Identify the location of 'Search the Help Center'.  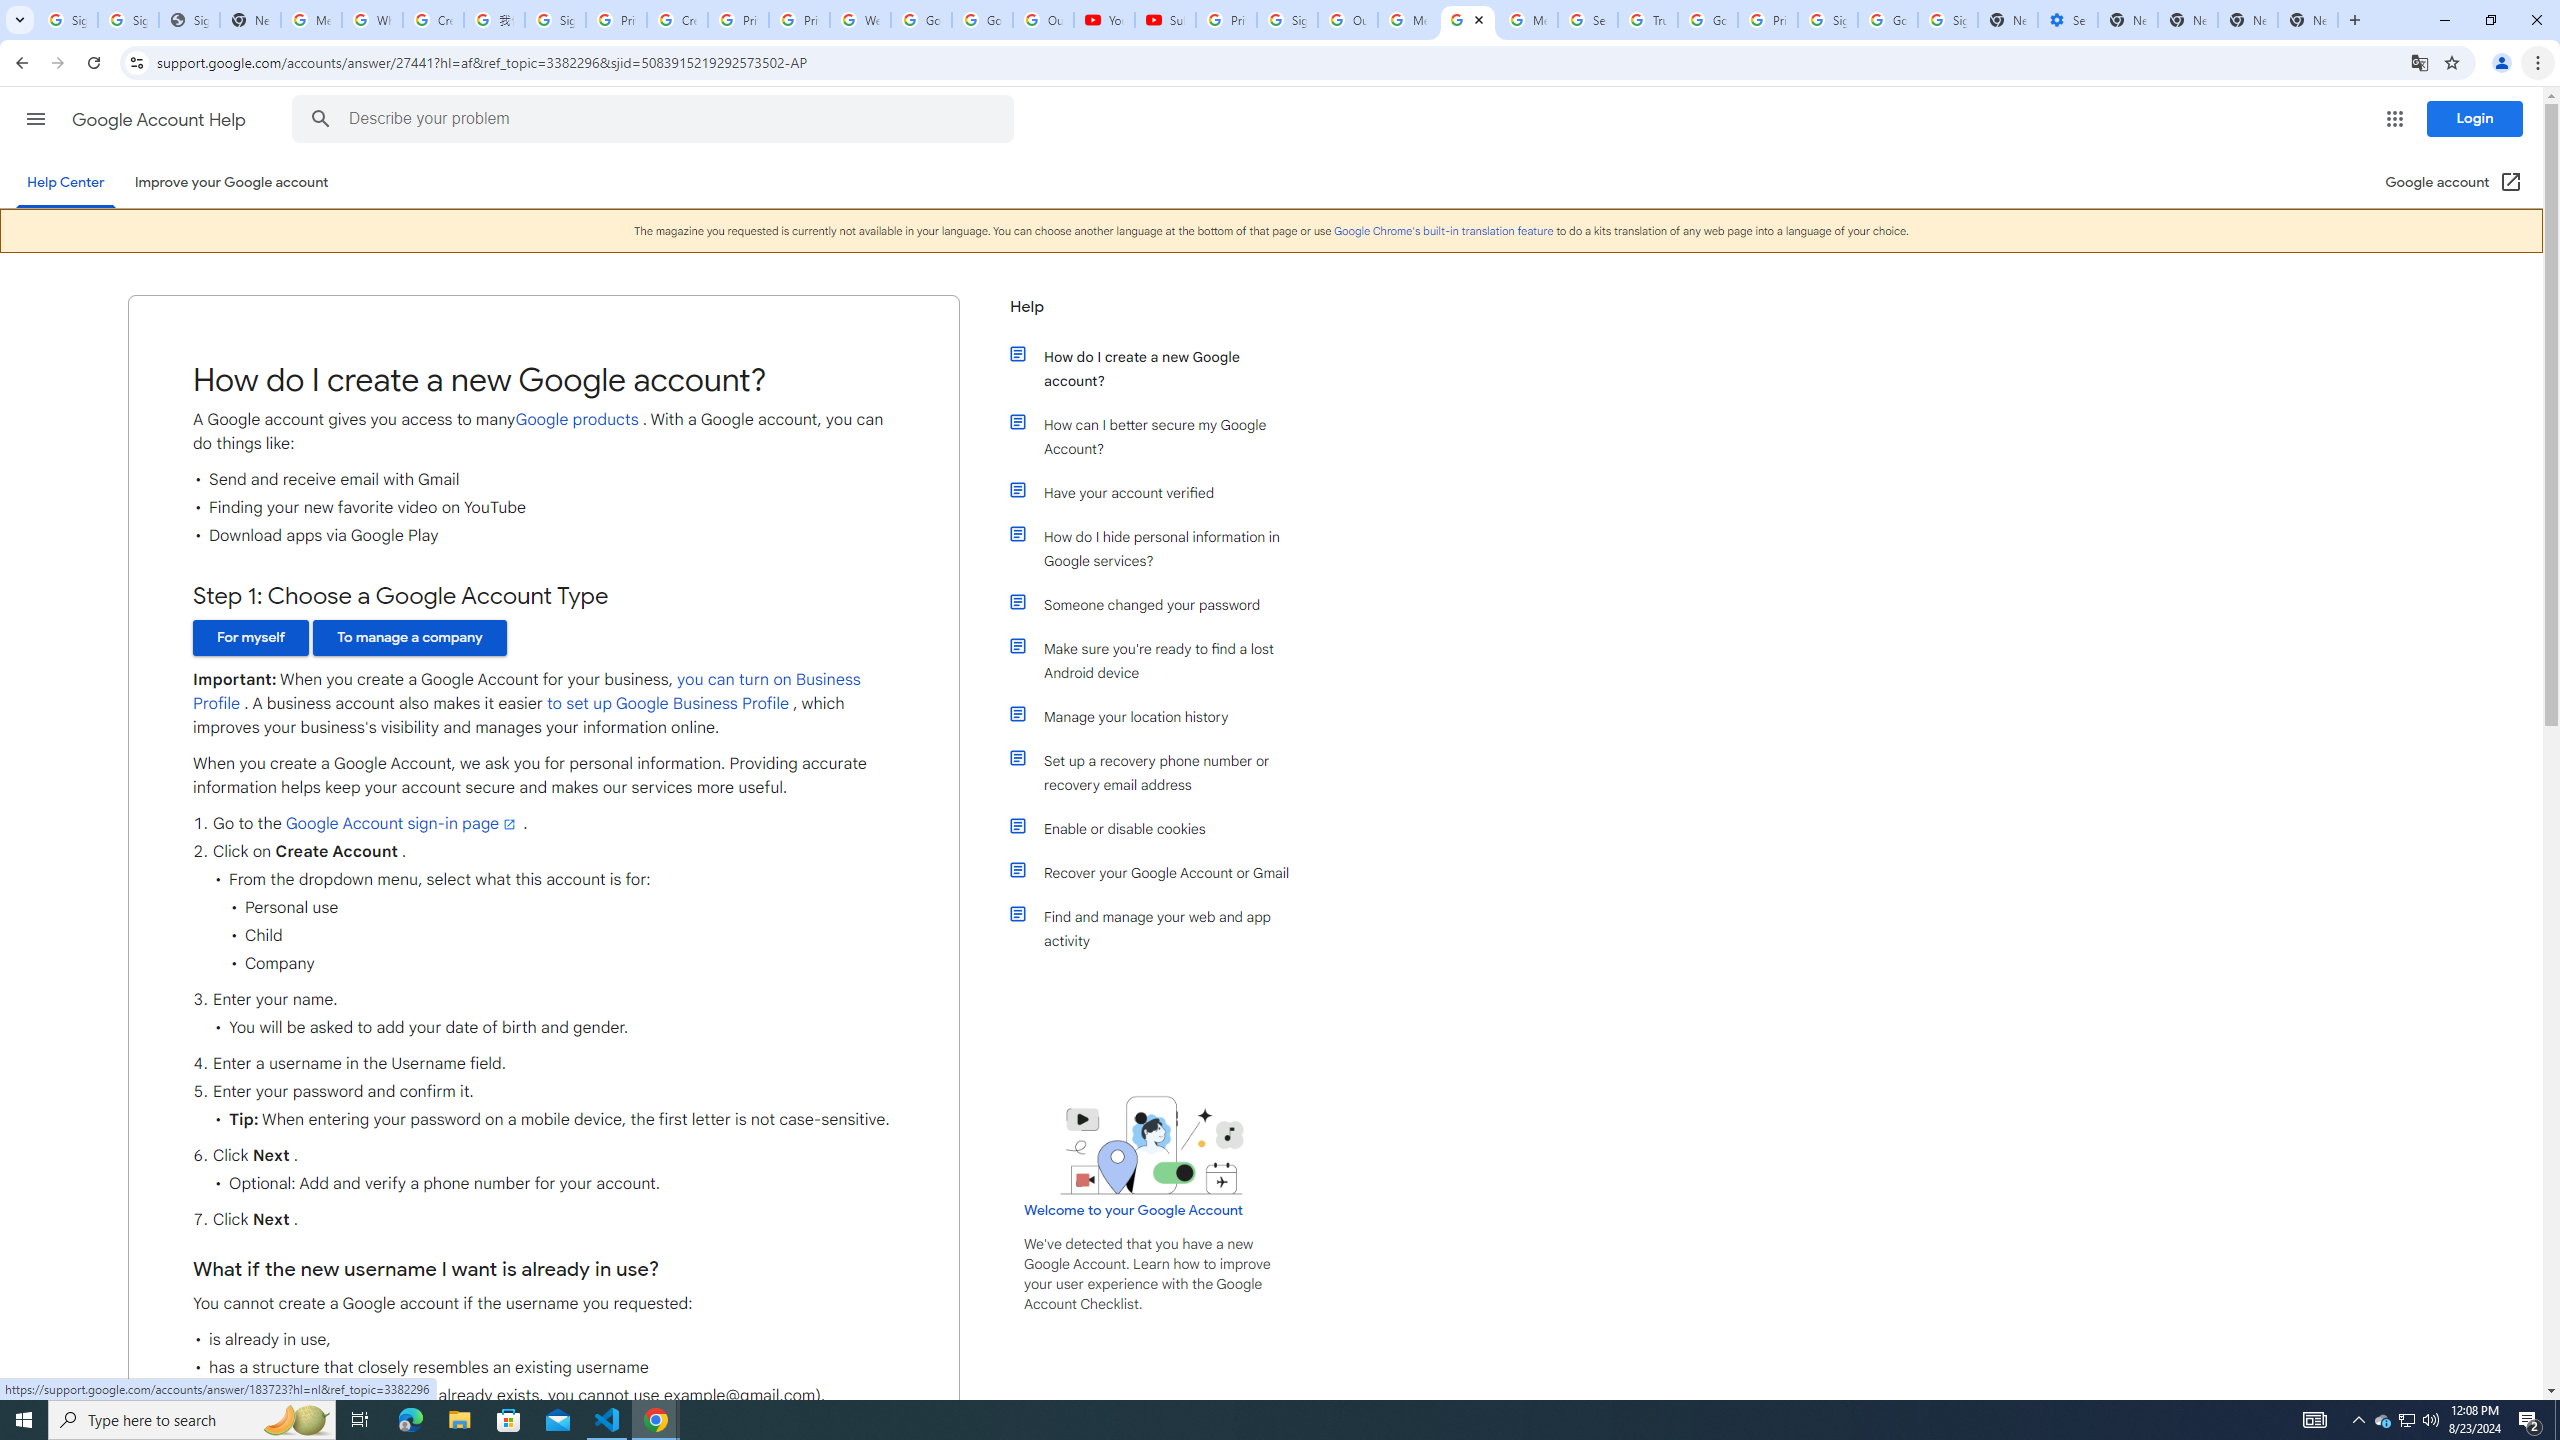
(319, 118).